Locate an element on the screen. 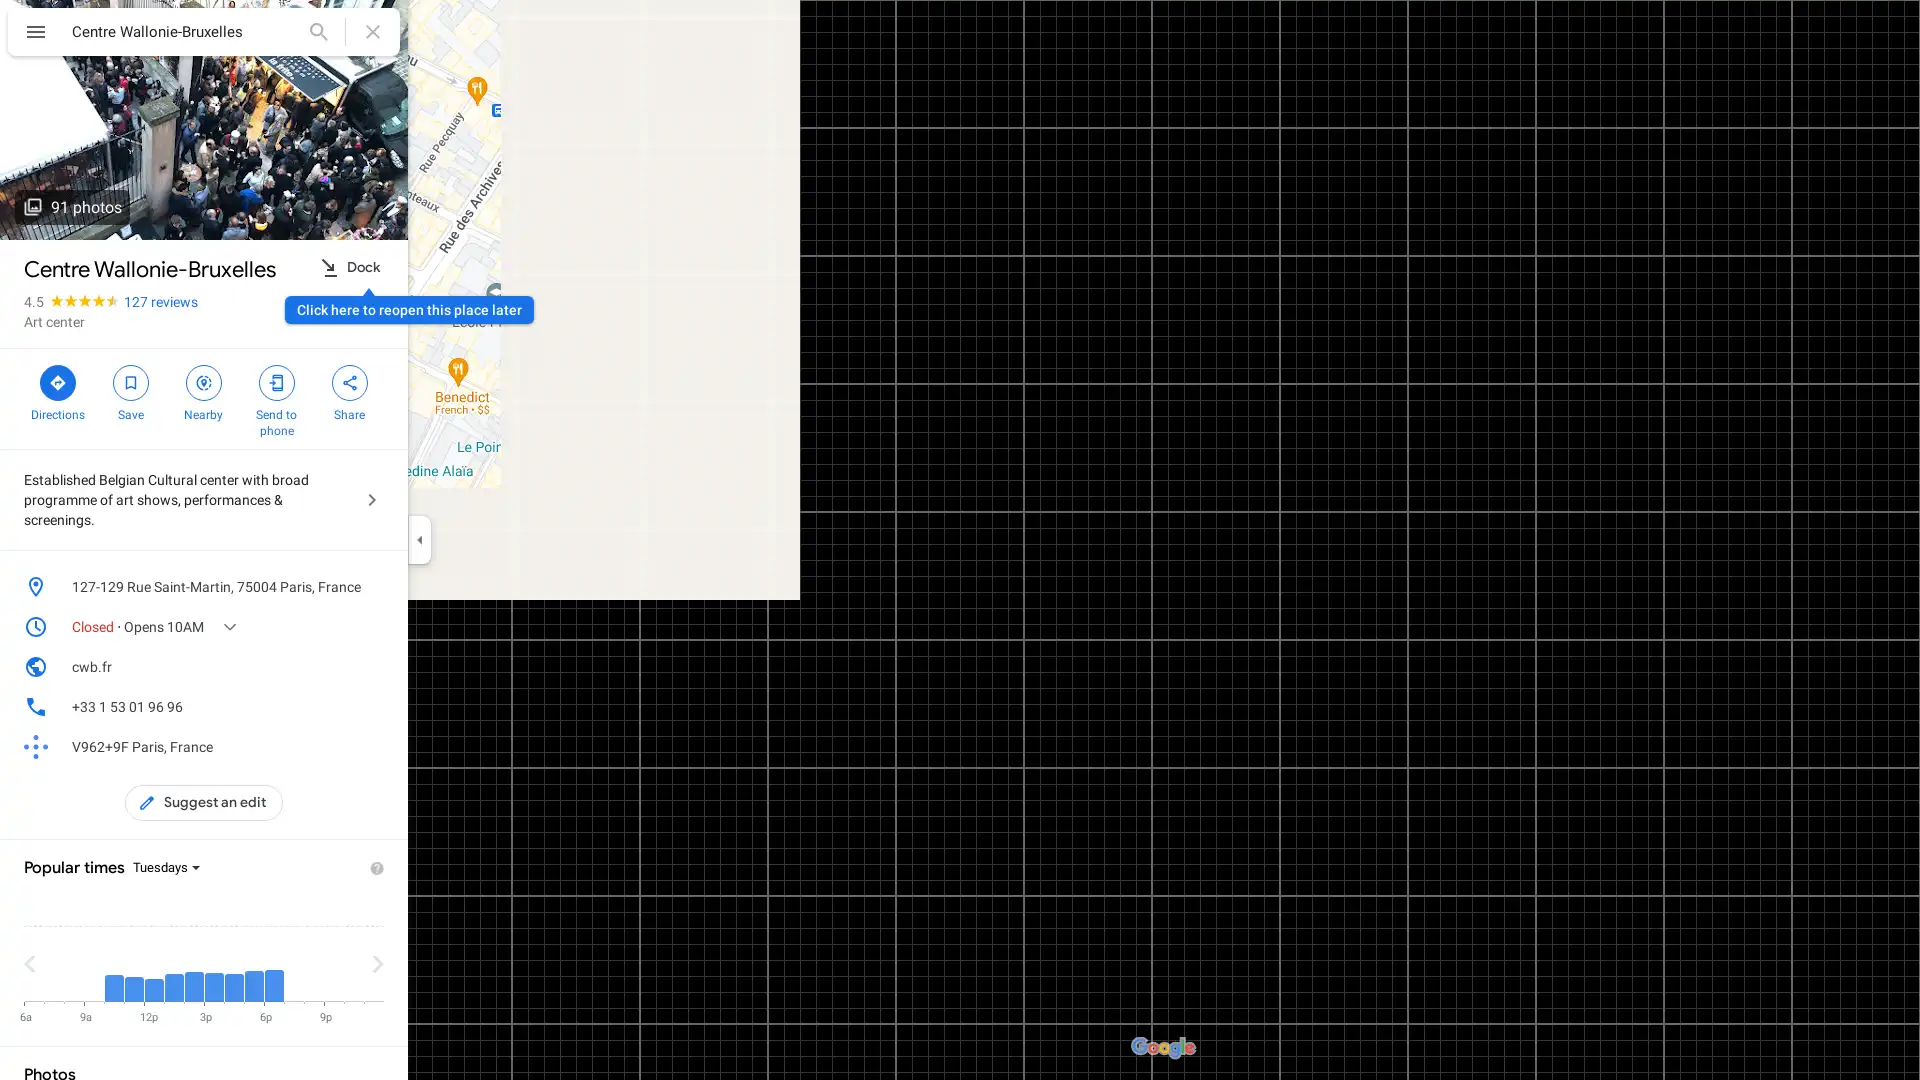  Copy website is located at coordinates (374, 667).